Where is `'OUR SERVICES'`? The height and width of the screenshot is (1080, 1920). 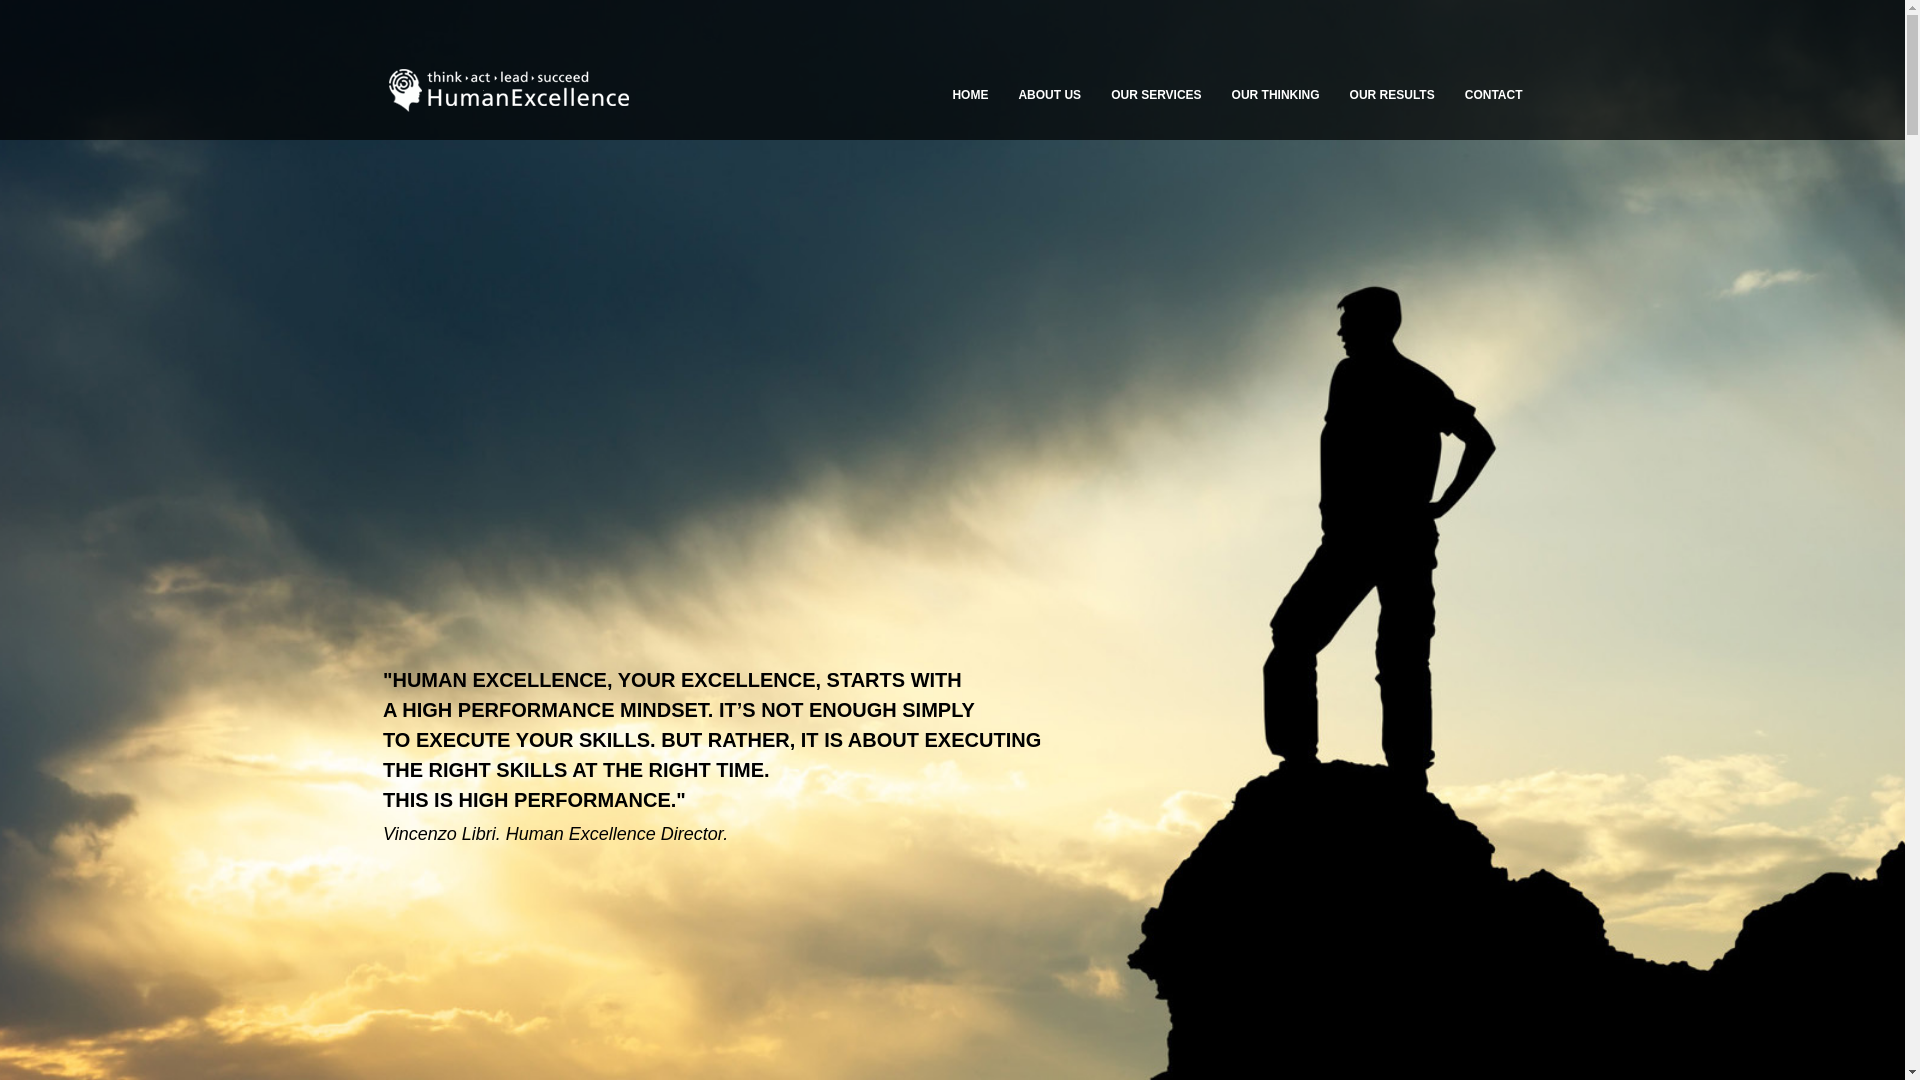
'OUR SERVICES' is located at coordinates (1156, 95).